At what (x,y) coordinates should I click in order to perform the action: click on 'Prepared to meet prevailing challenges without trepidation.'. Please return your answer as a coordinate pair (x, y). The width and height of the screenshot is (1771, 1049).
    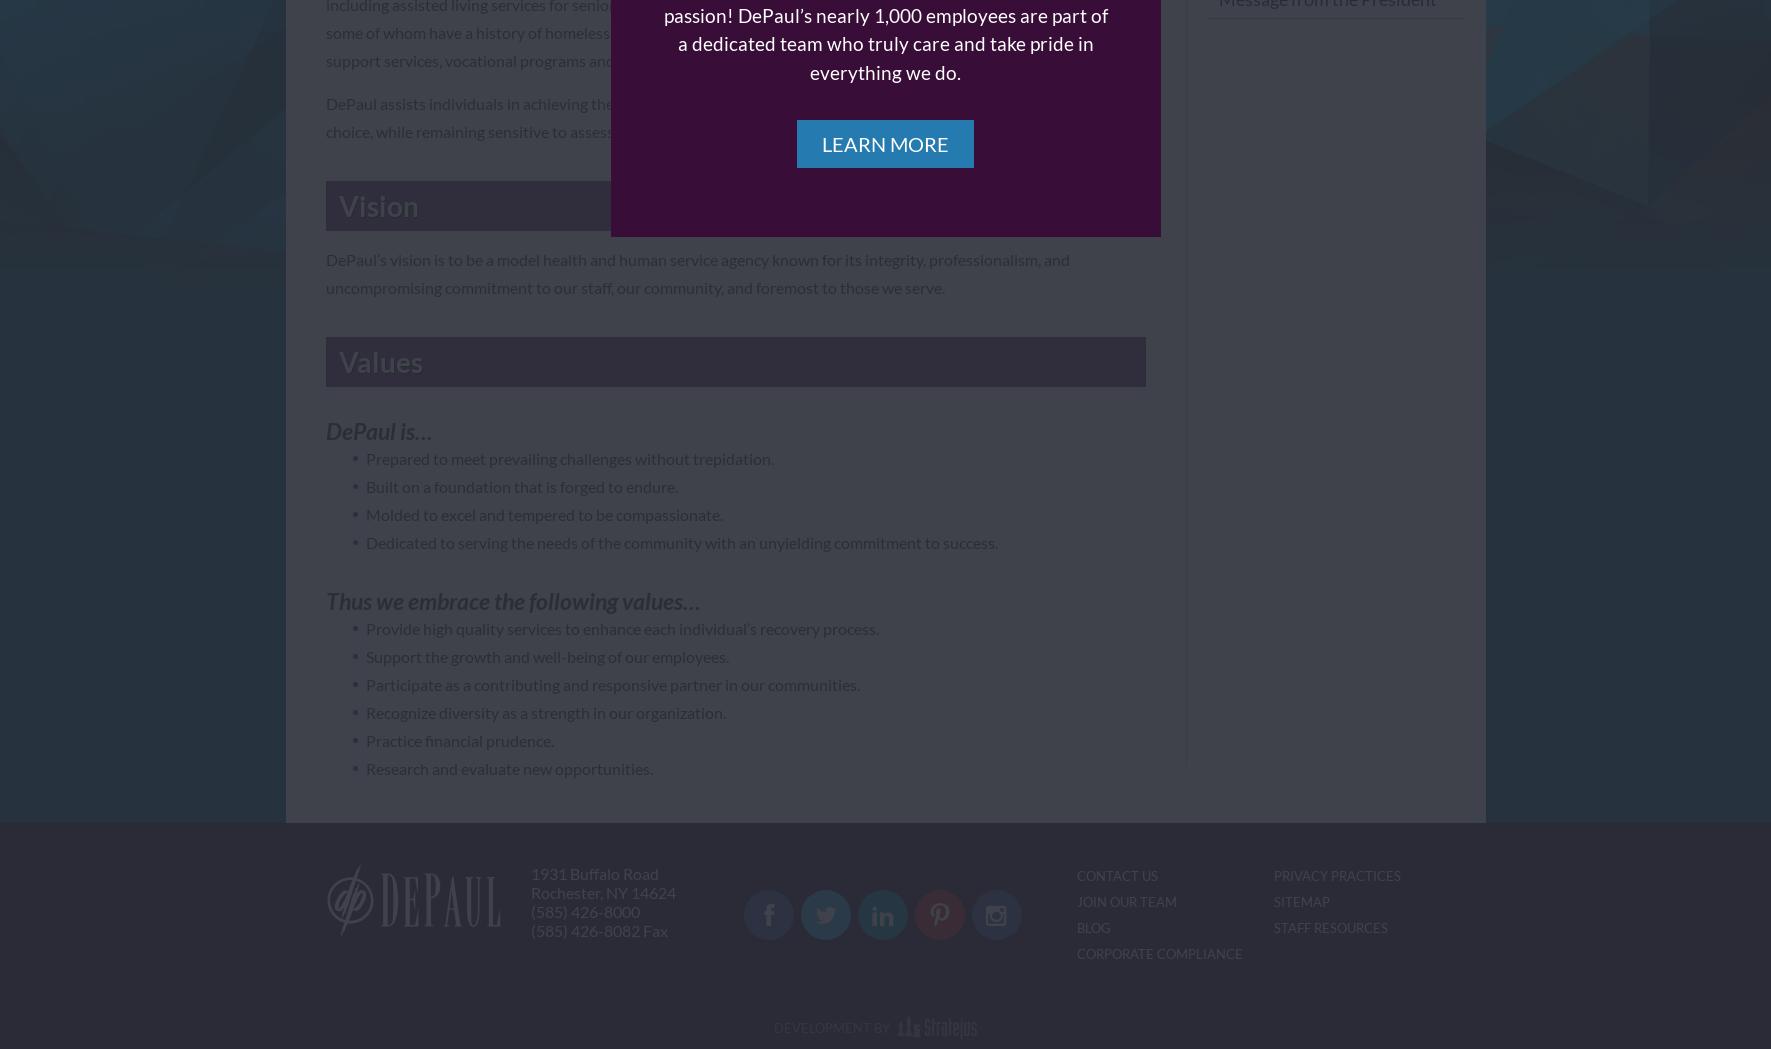
    Looking at the image, I should click on (568, 458).